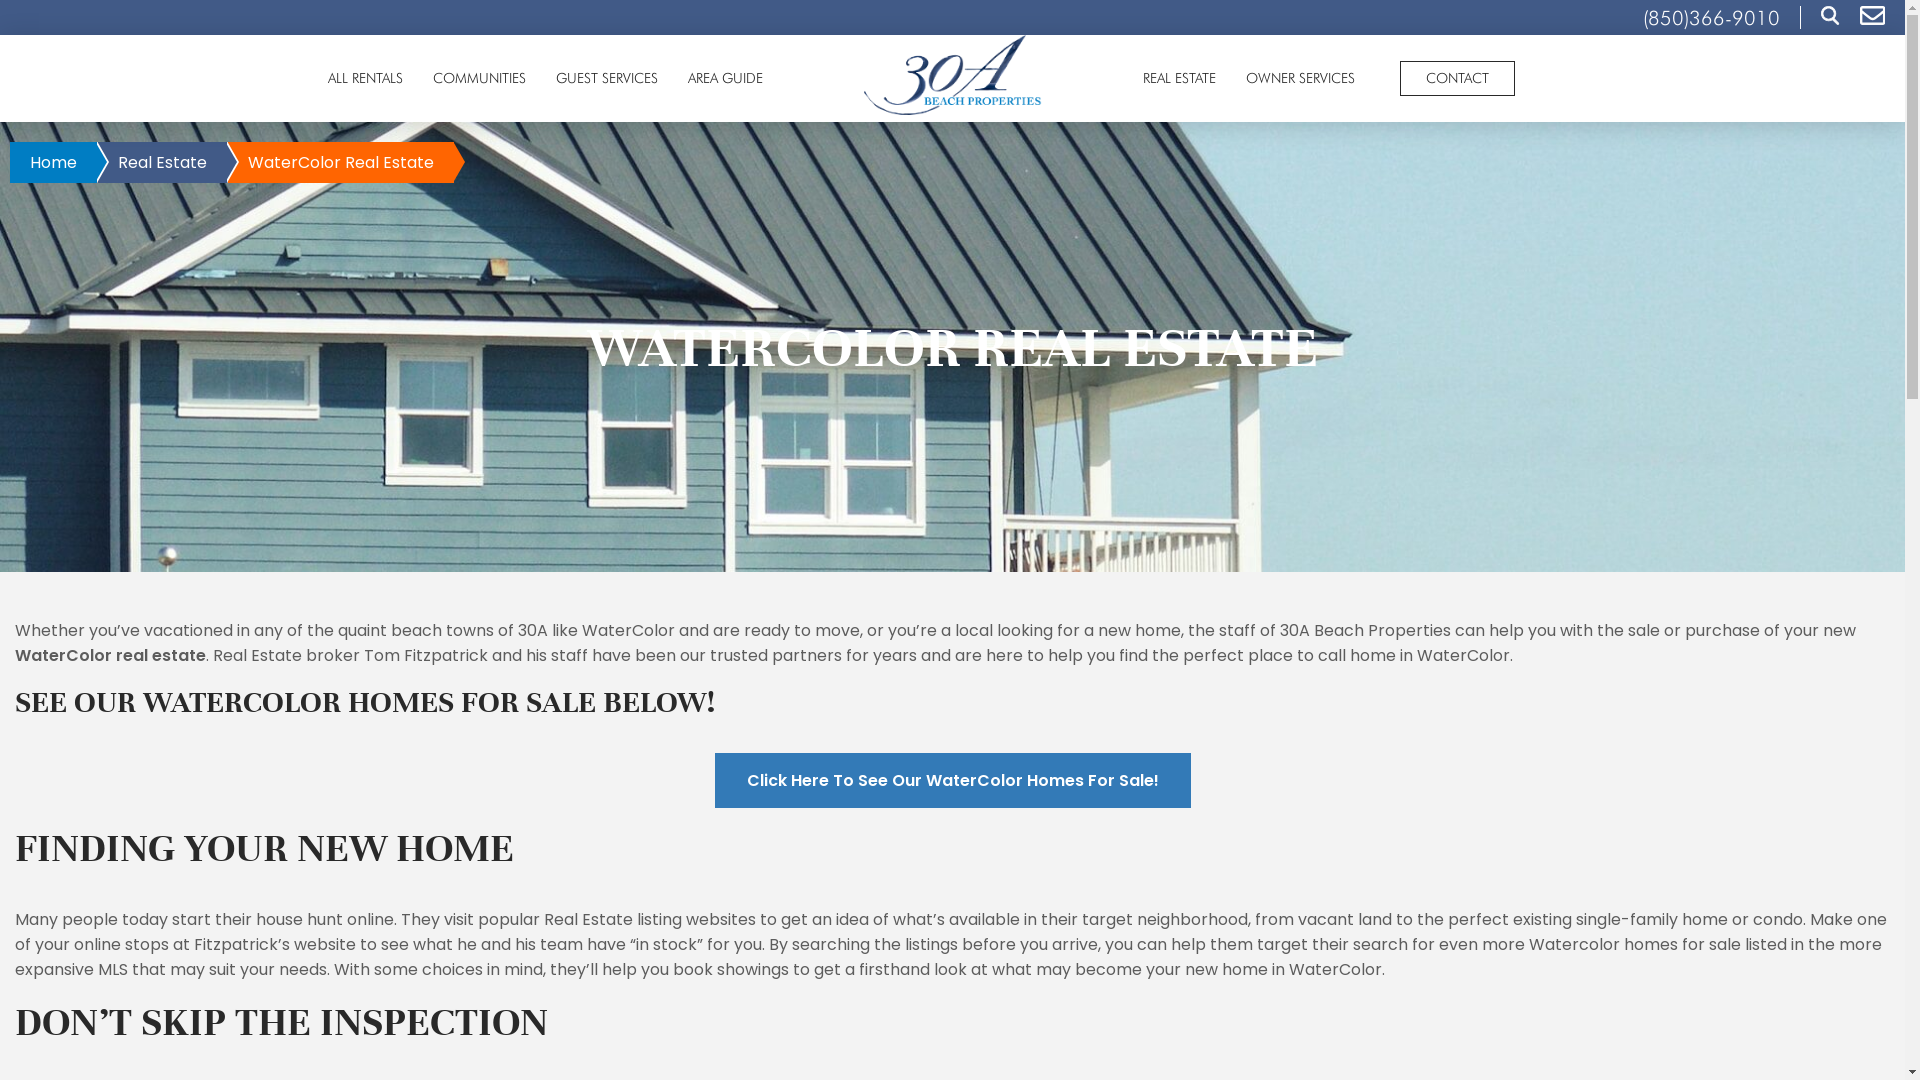 The image size is (1920, 1080). What do you see at coordinates (53, 161) in the screenshot?
I see `'Home'` at bounding box center [53, 161].